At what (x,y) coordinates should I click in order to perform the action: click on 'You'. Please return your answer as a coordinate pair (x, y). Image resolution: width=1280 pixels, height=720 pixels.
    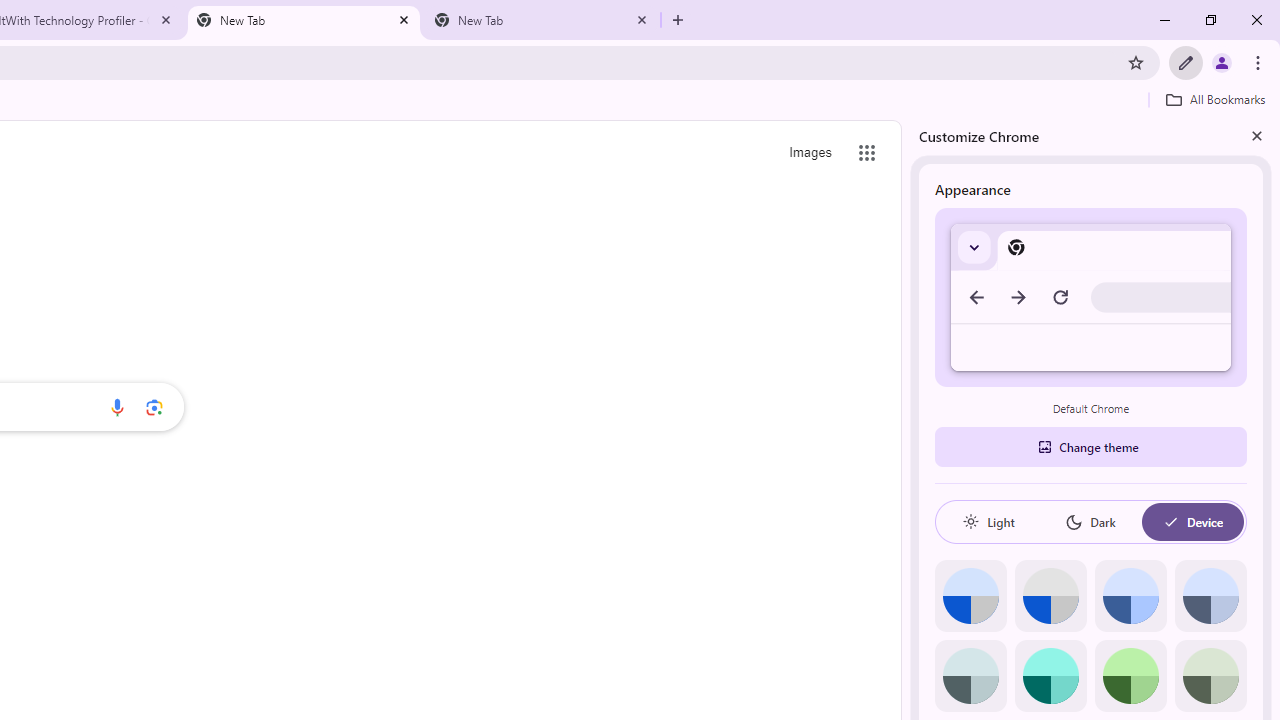
    Looking at the image, I should click on (1220, 61).